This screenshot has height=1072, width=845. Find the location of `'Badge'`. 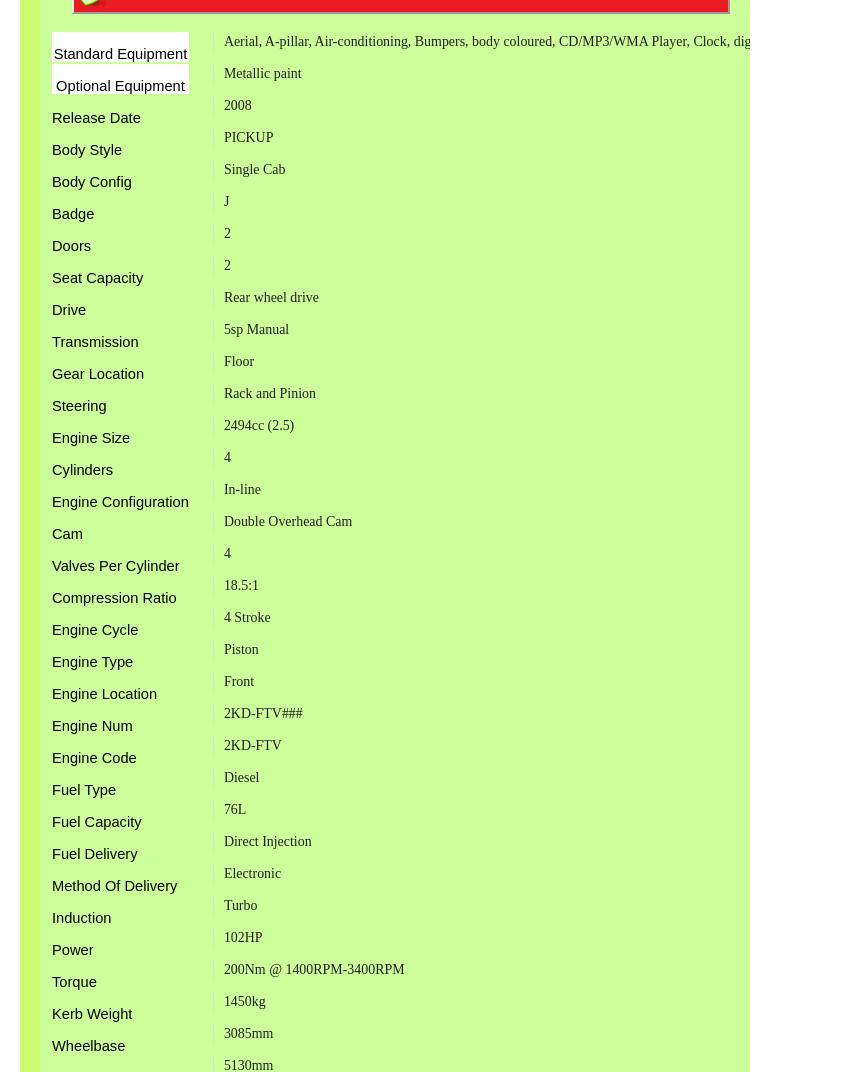

'Badge' is located at coordinates (50, 213).